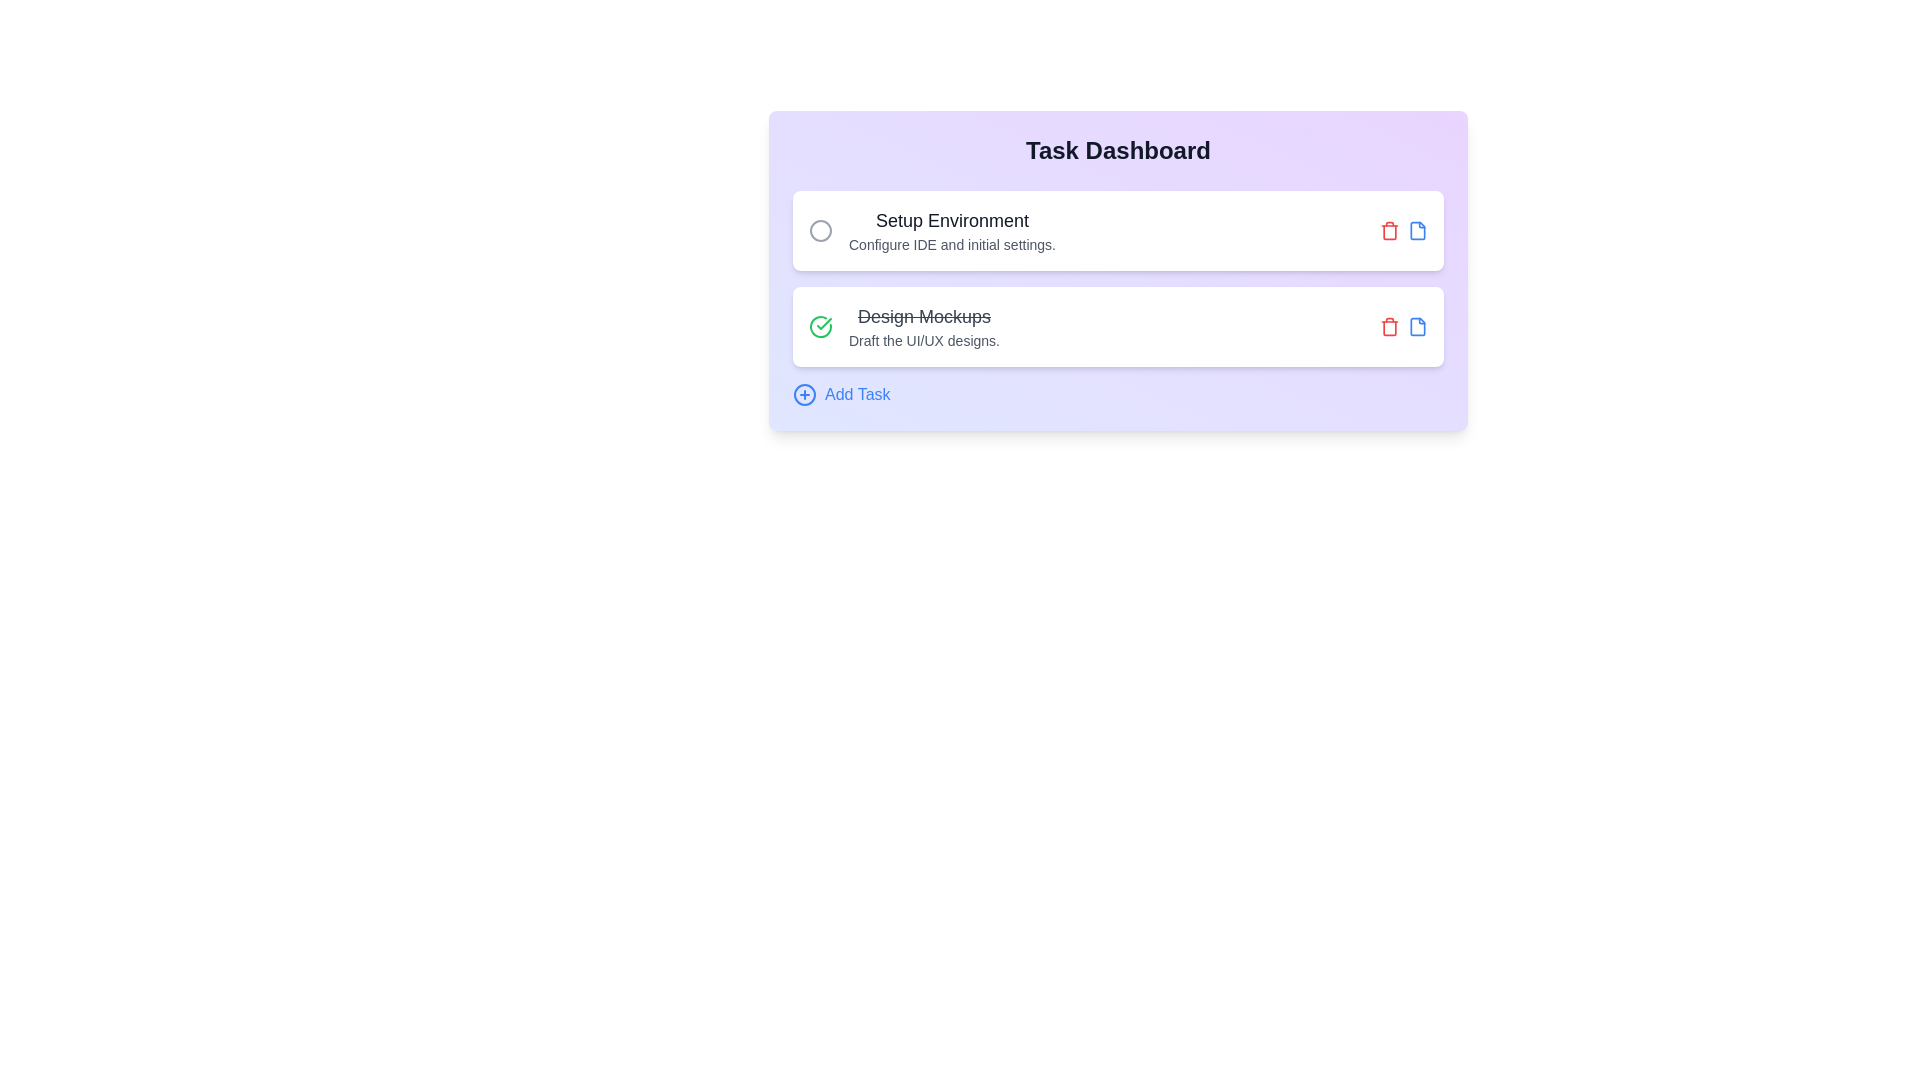 Image resolution: width=1920 pixels, height=1080 pixels. What do you see at coordinates (1389, 230) in the screenshot?
I see `the task with ID 1 by clicking the corresponding delete button` at bounding box center [1389, 230].